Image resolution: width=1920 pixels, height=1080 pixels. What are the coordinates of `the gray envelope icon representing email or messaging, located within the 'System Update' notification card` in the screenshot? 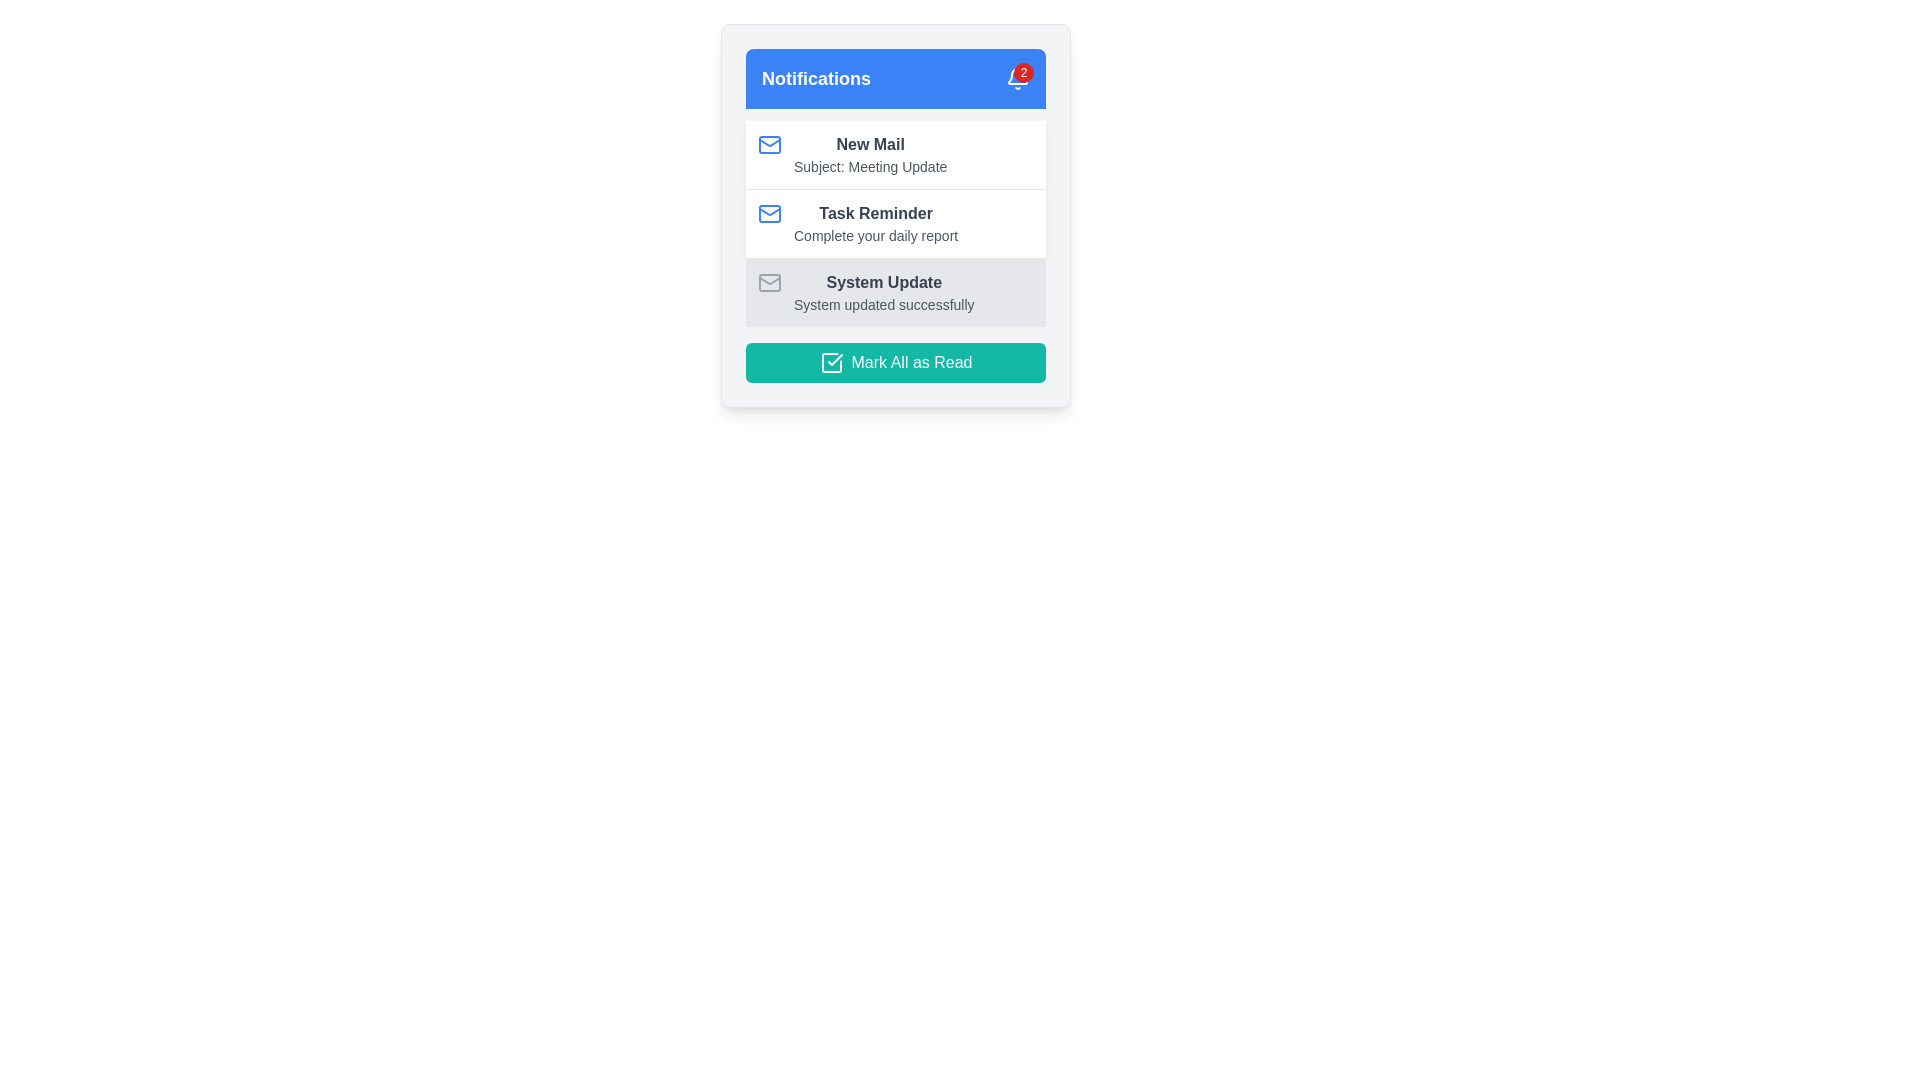 It's located at (768, 282).